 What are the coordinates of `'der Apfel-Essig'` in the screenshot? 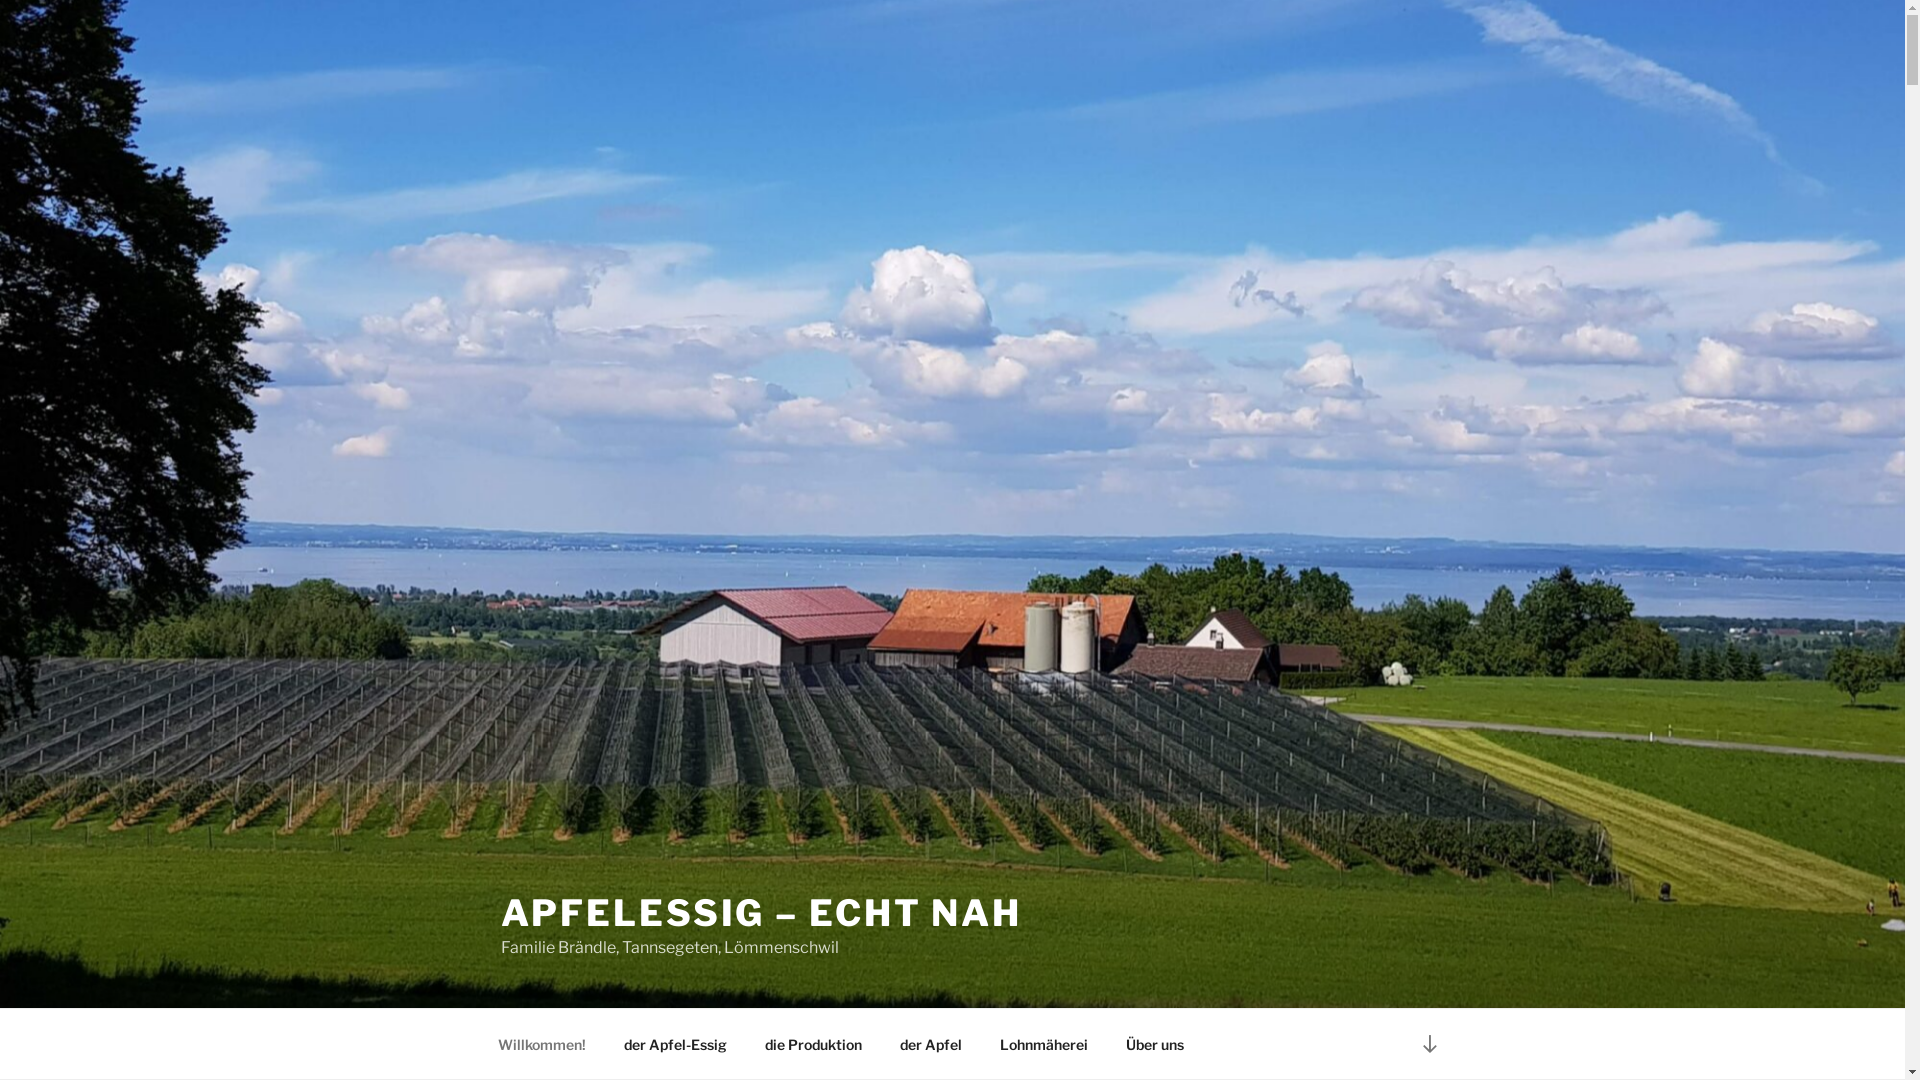 It's located at (675, 1043).